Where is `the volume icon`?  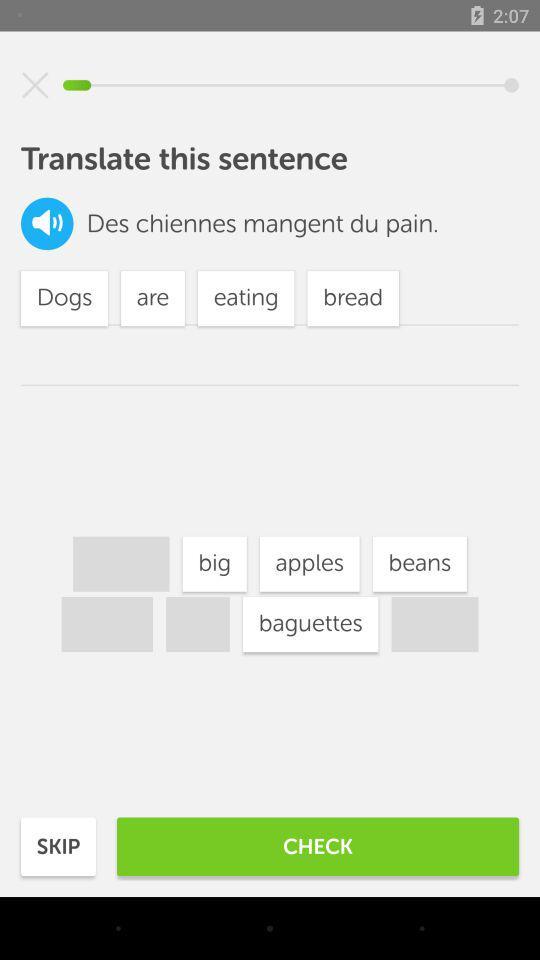 the volume icon is located at coordinates (47, 223).